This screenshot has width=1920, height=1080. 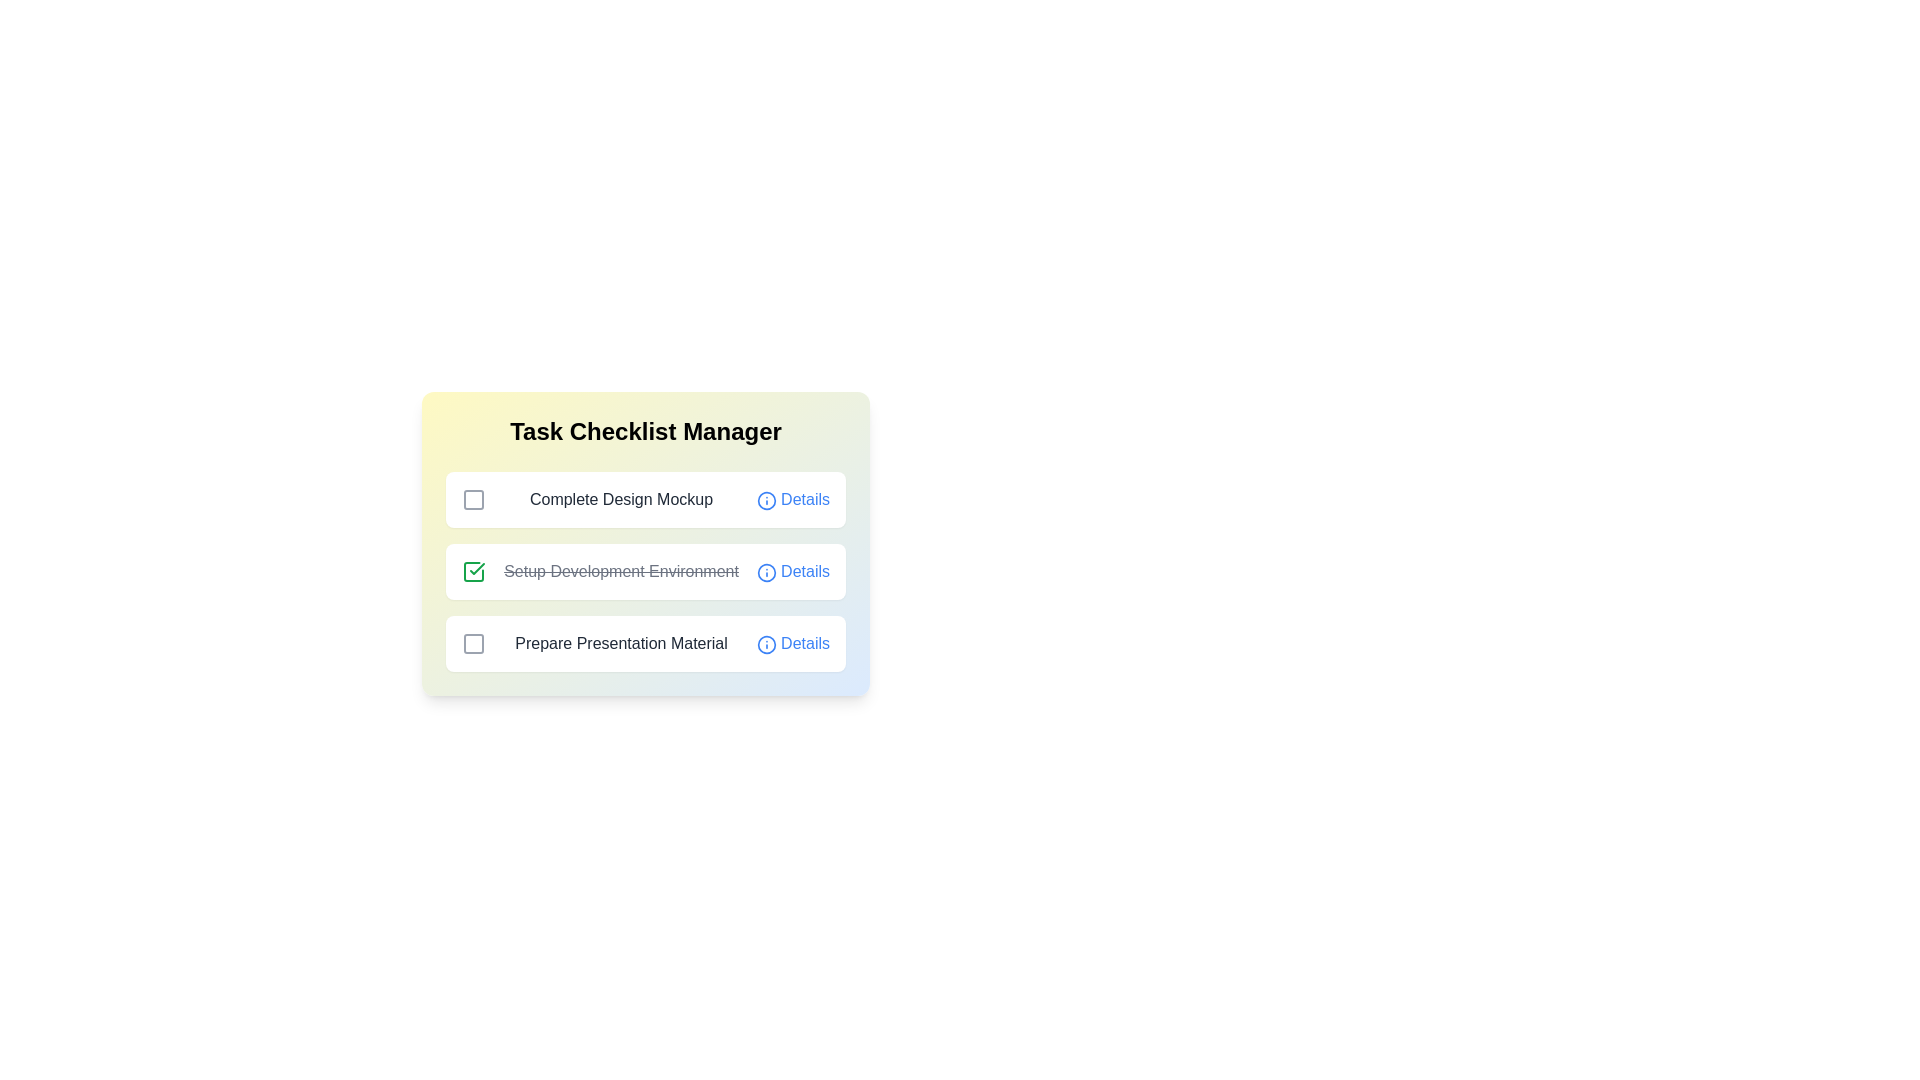 What do you see at coordinates (473, 571) in the screenshot?
I see `the checkbox of the task identified by Setup Development Environment` at bounding box center [473, 571].